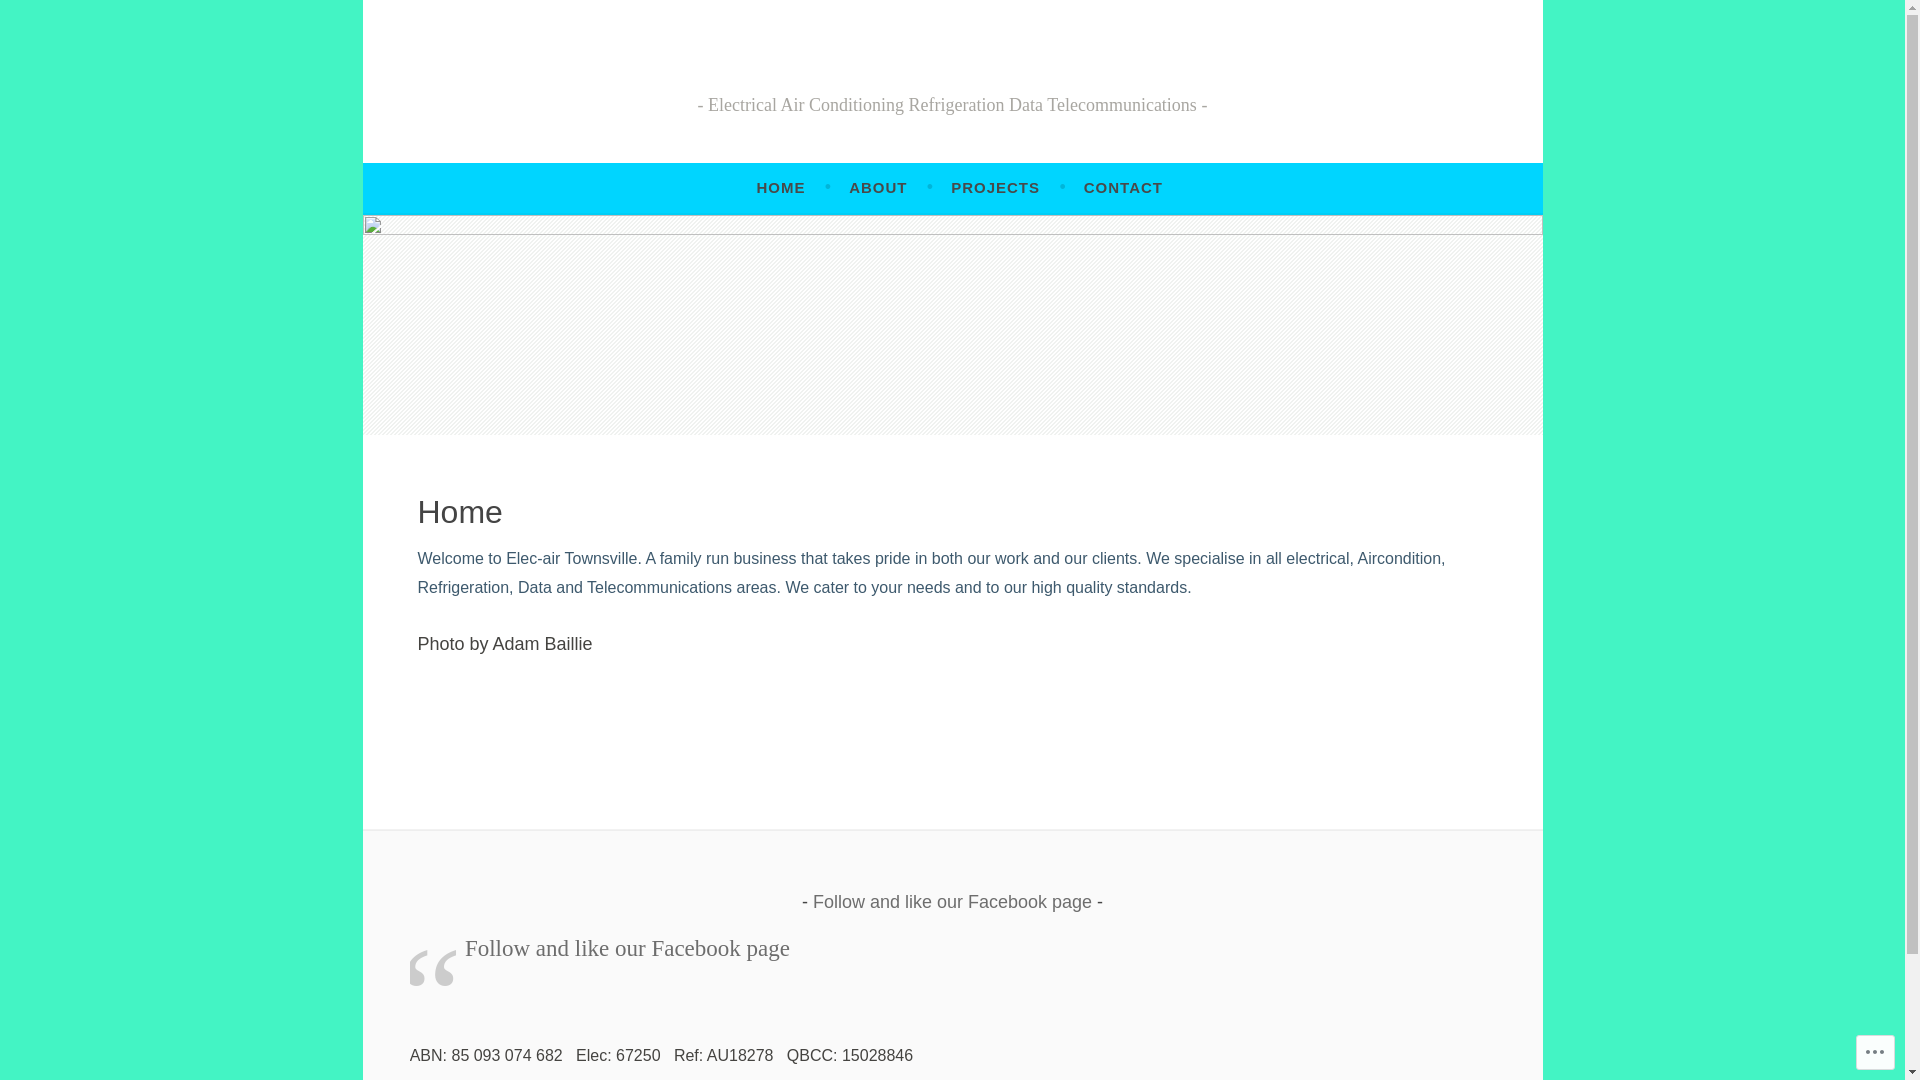 Image resolution: width=1920 pixels, height=1080 pixels. Describe the element at coordinates (626, 947) in the screenshot. I see `'Follow and like our Facebook page'` at that location.